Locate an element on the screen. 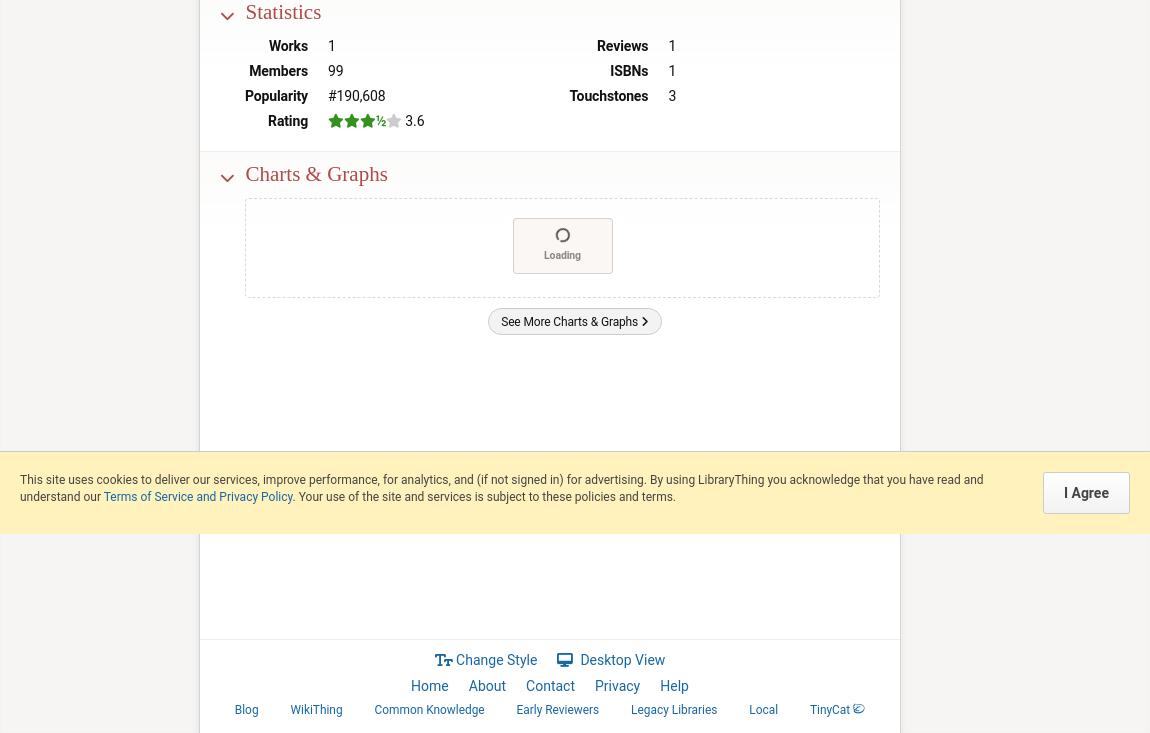 Image resolution: width=1150 pixels, height=733 pixels. 'I Agree' is located at coordinates (1062, 492).